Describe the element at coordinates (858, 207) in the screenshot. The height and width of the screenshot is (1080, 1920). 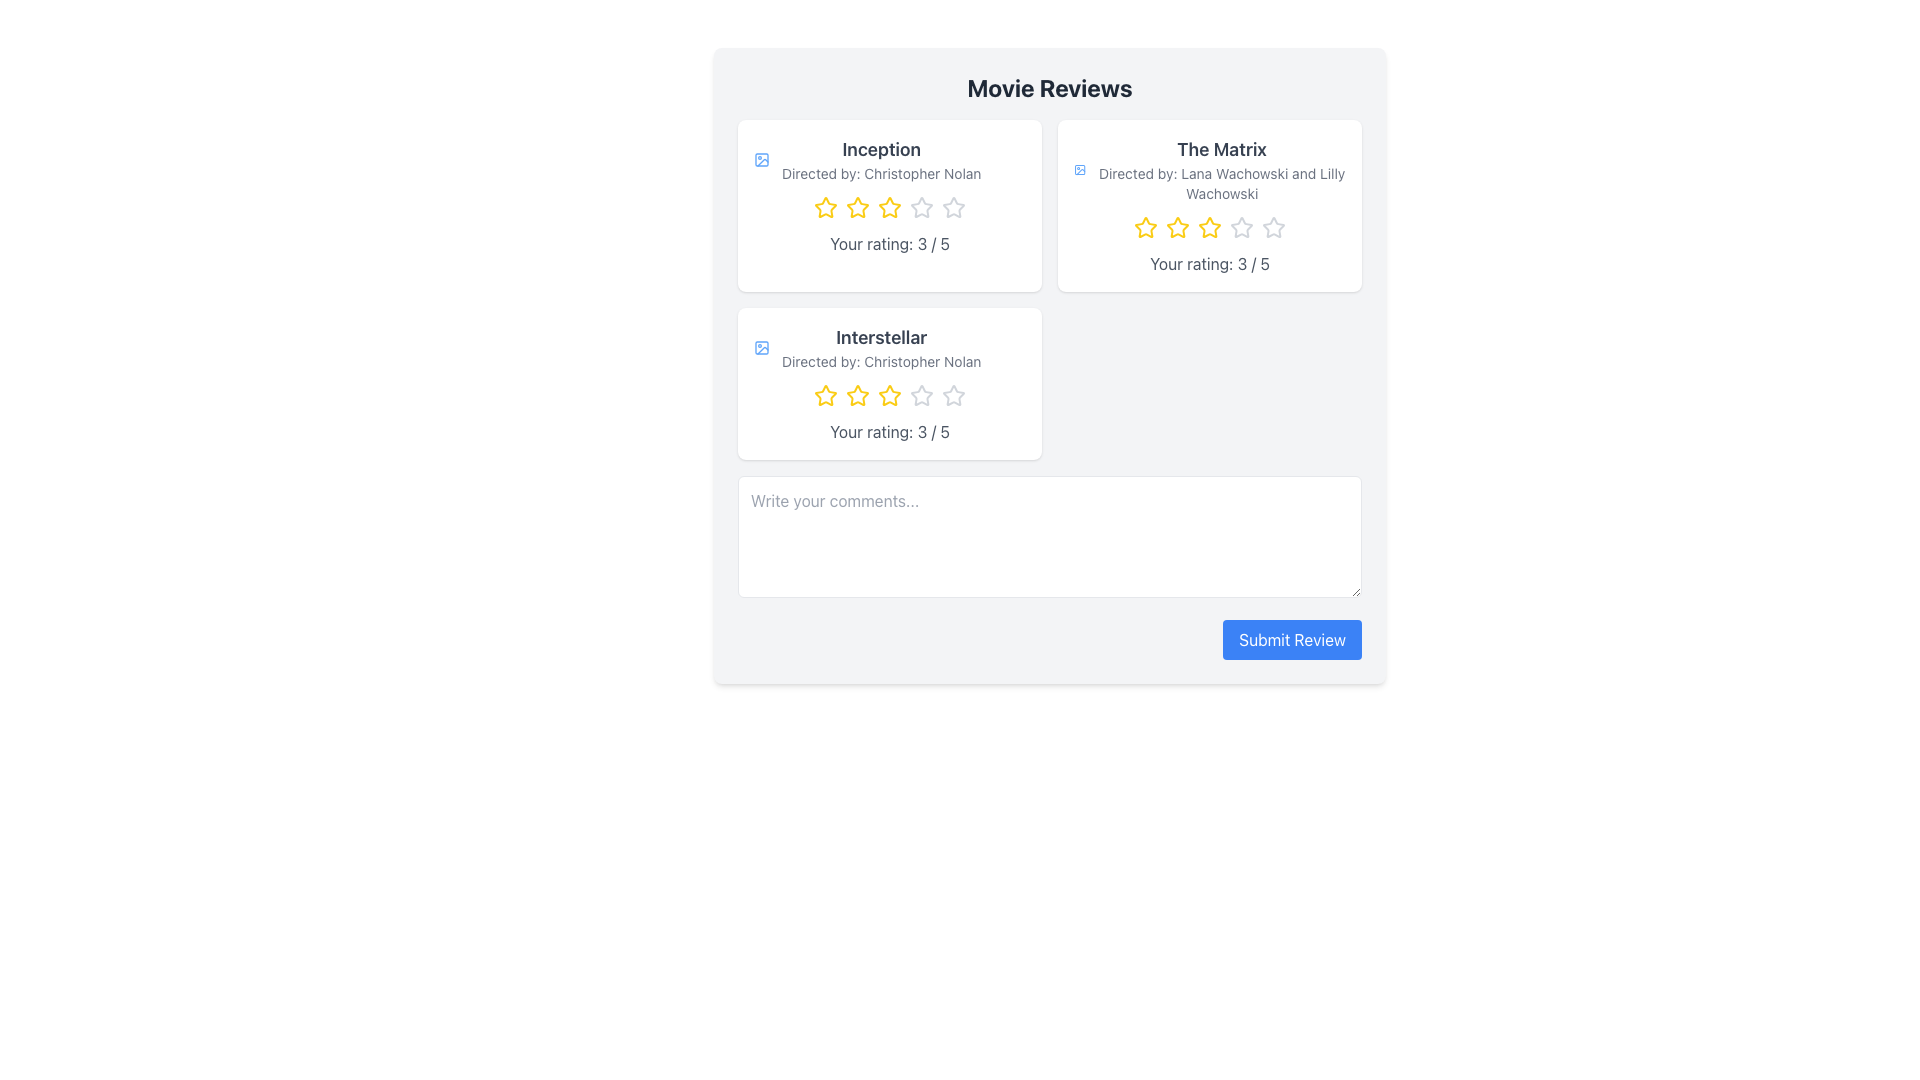
I see `the second star in the row of five stars representing the rating for the movie 'Inception' to set or modify the rating` at that location.